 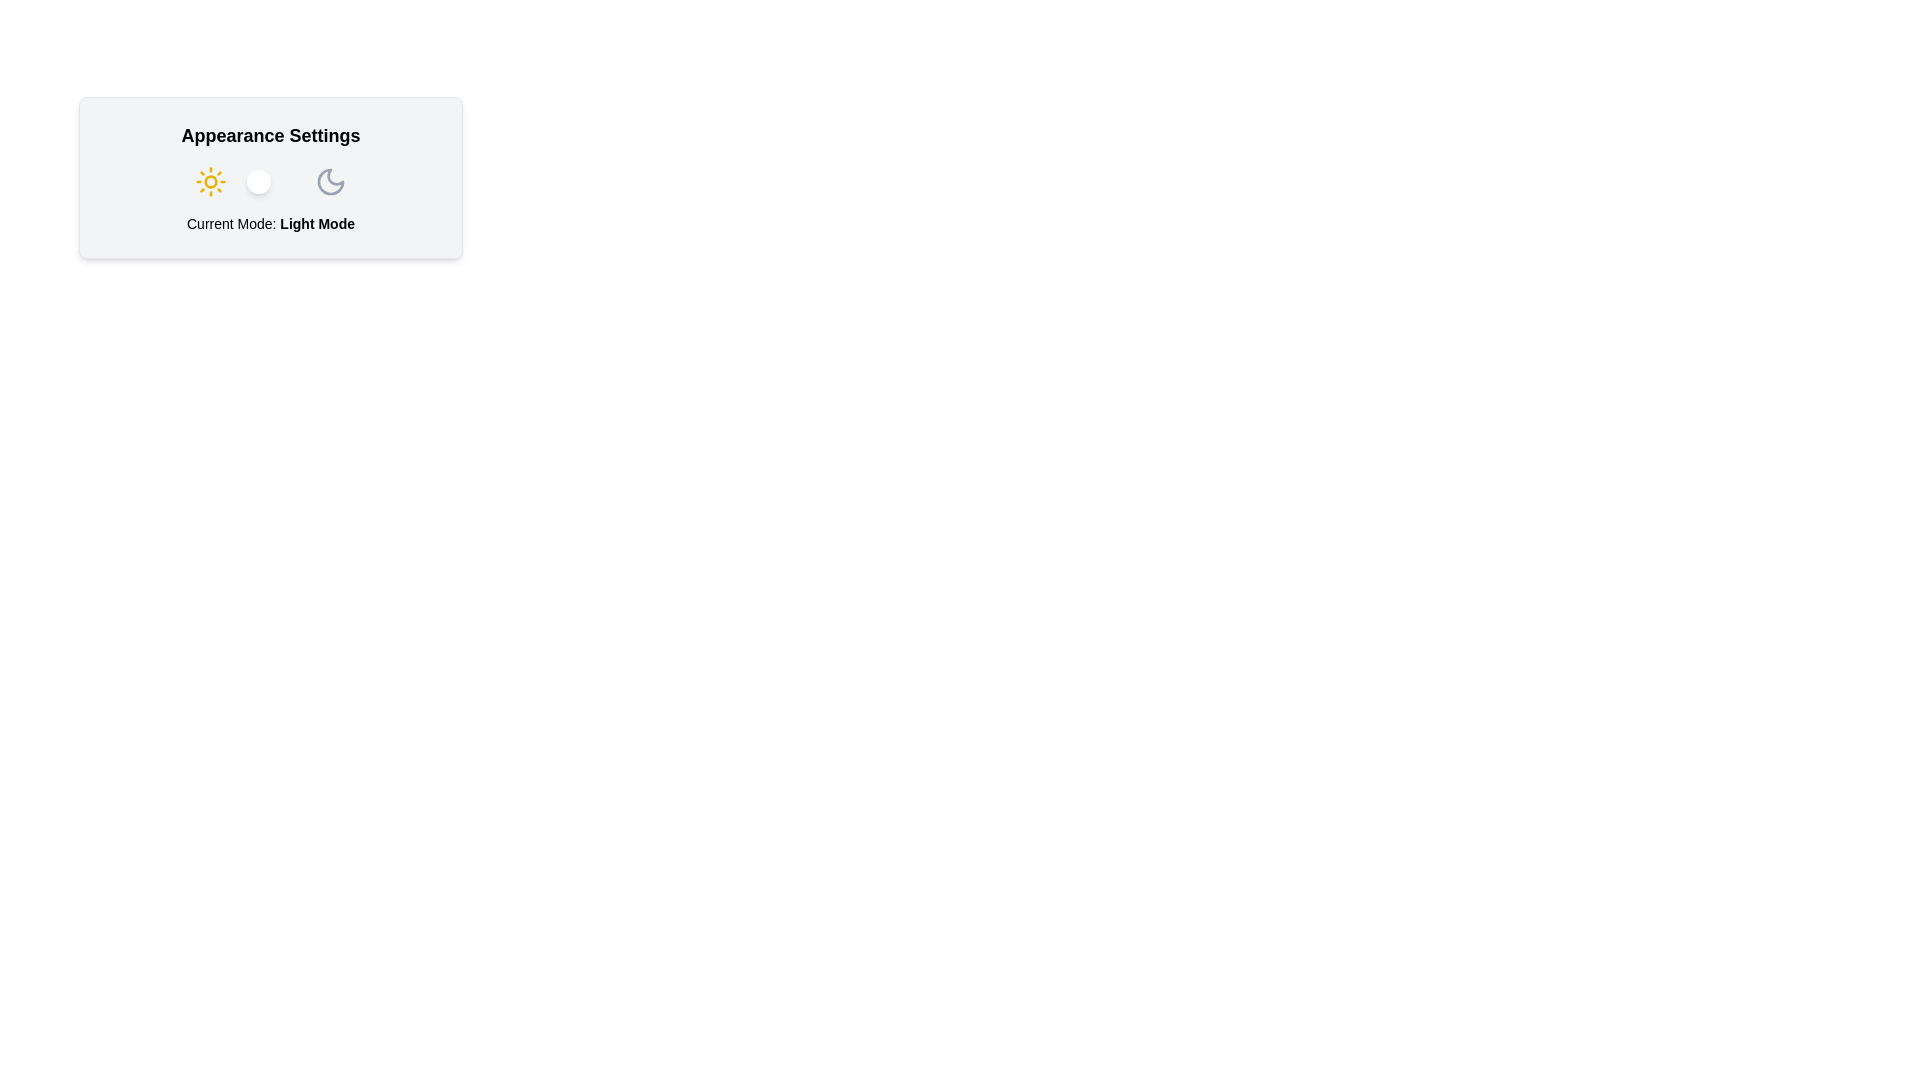 I want to click on the circular toggle of the mode switch located in the 'Appearance Settings' section, so click(x=269, y=181).